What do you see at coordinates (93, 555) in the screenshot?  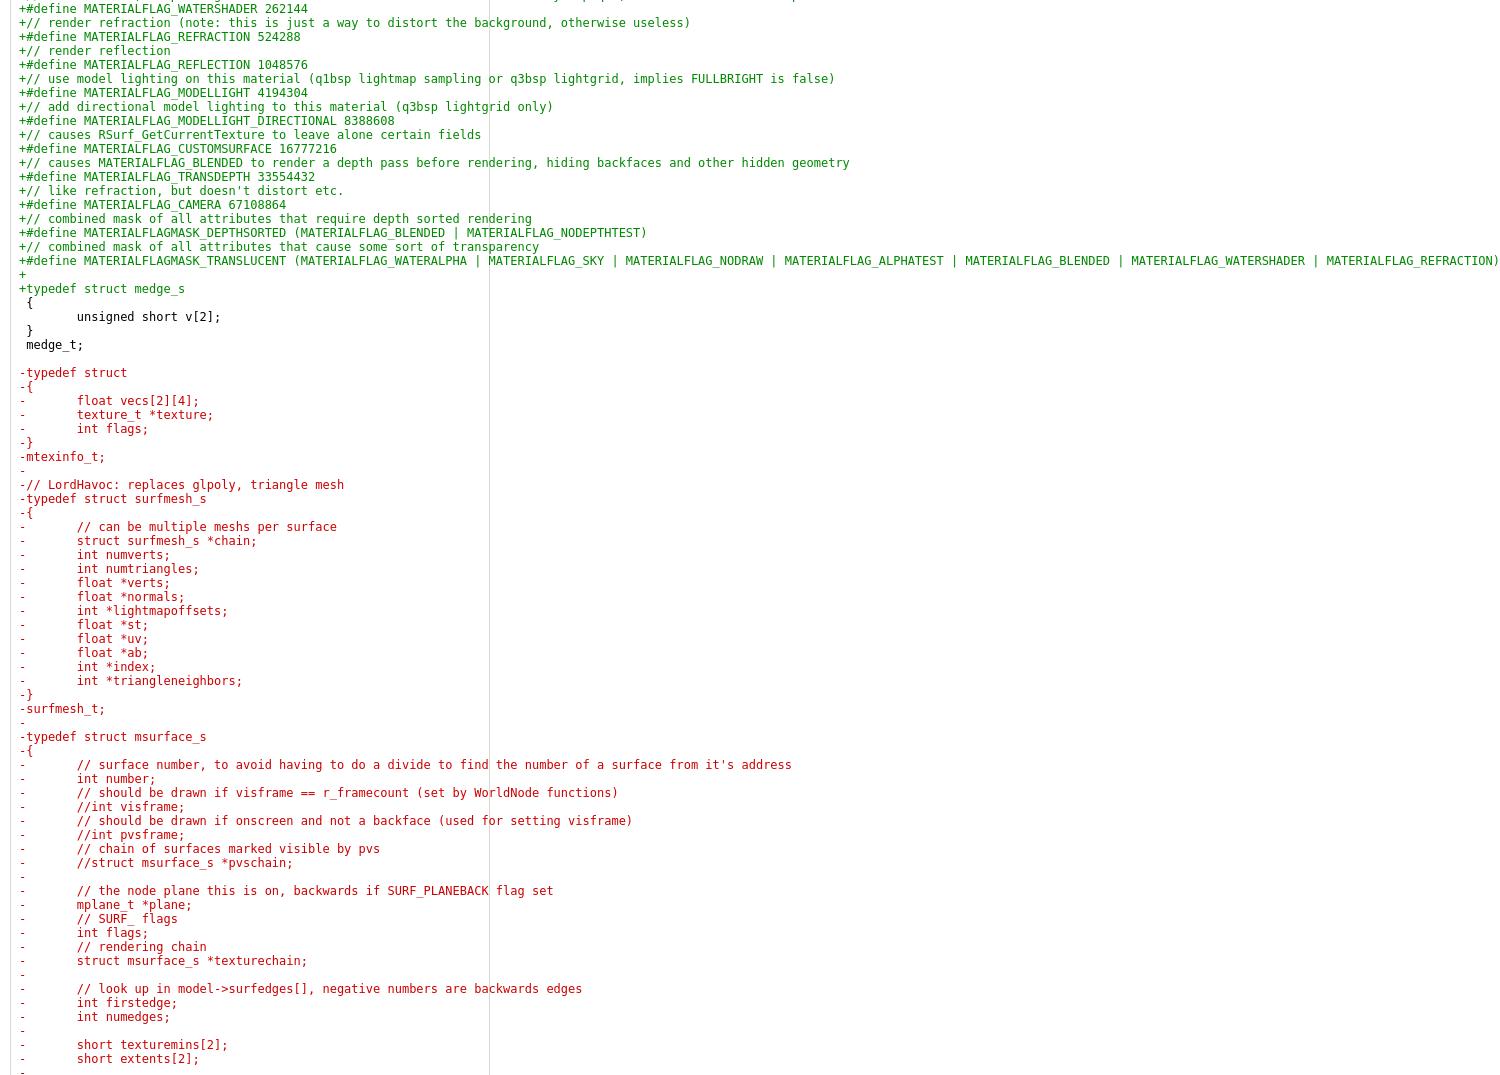 I see `'-       int numverts;'` at bounding box center [93, 555].